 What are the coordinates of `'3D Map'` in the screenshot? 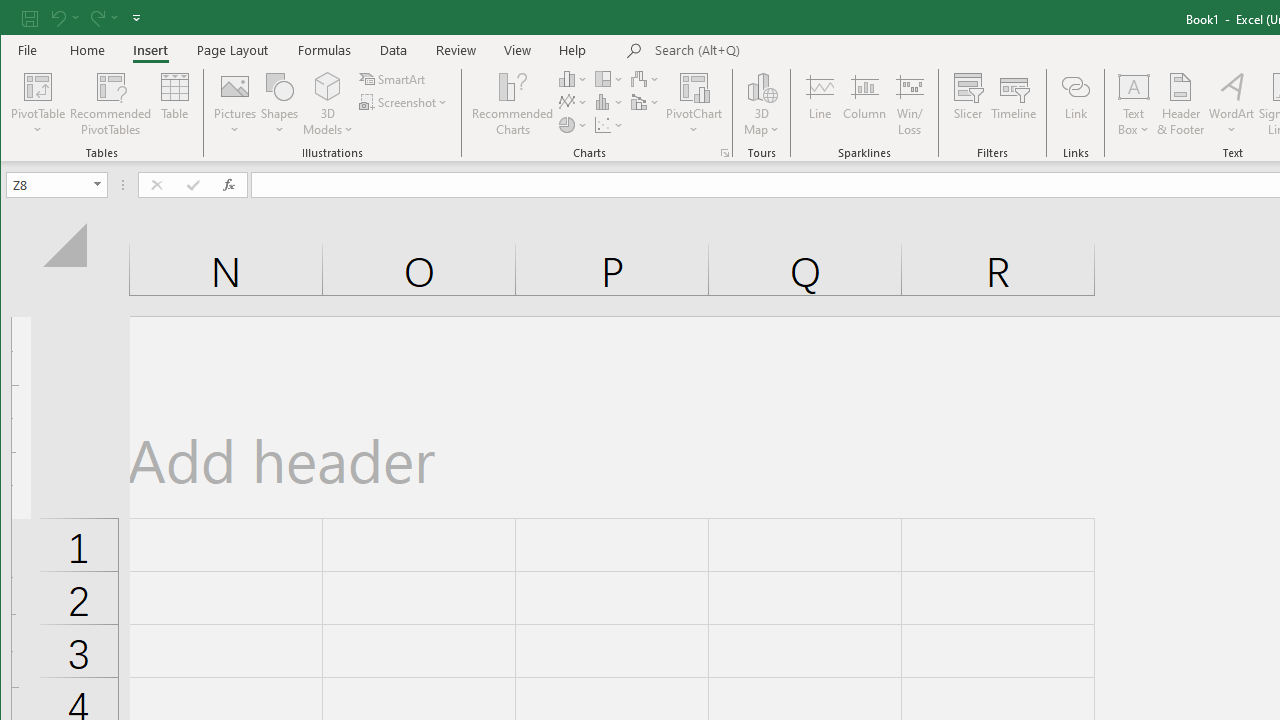 It's located at (761, 104).